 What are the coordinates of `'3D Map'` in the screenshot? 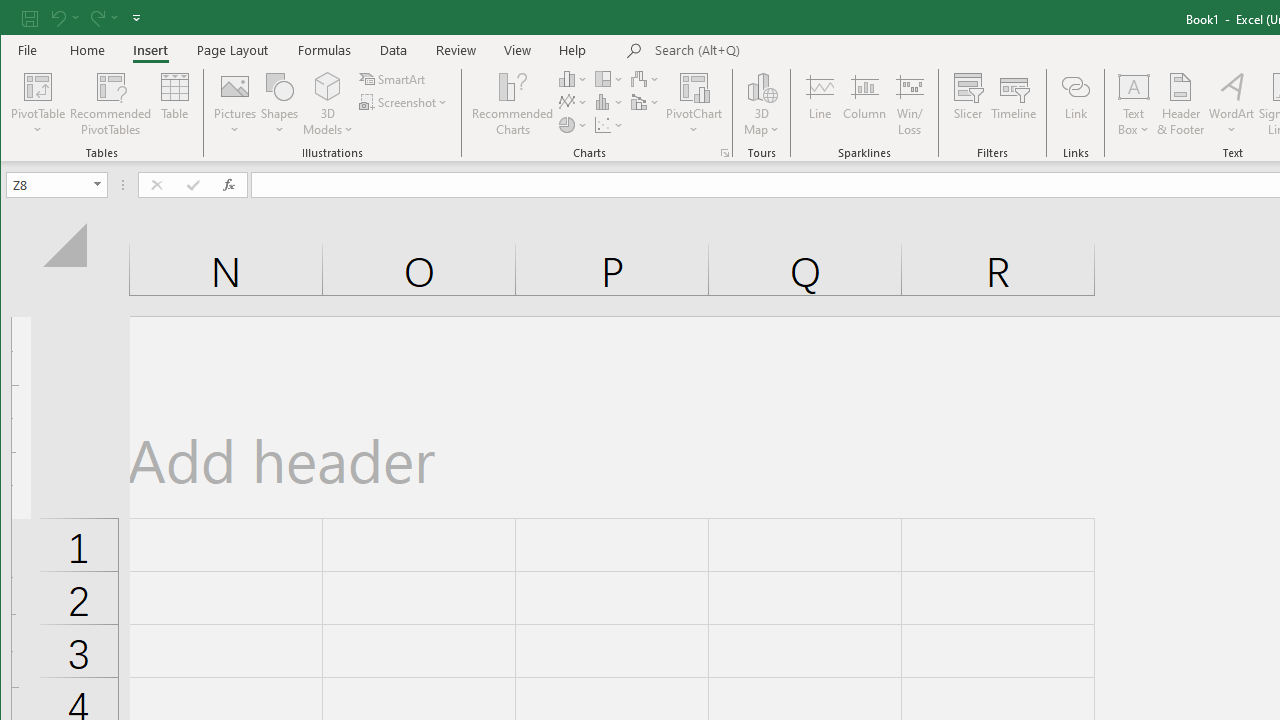 It's located at (761, 104).